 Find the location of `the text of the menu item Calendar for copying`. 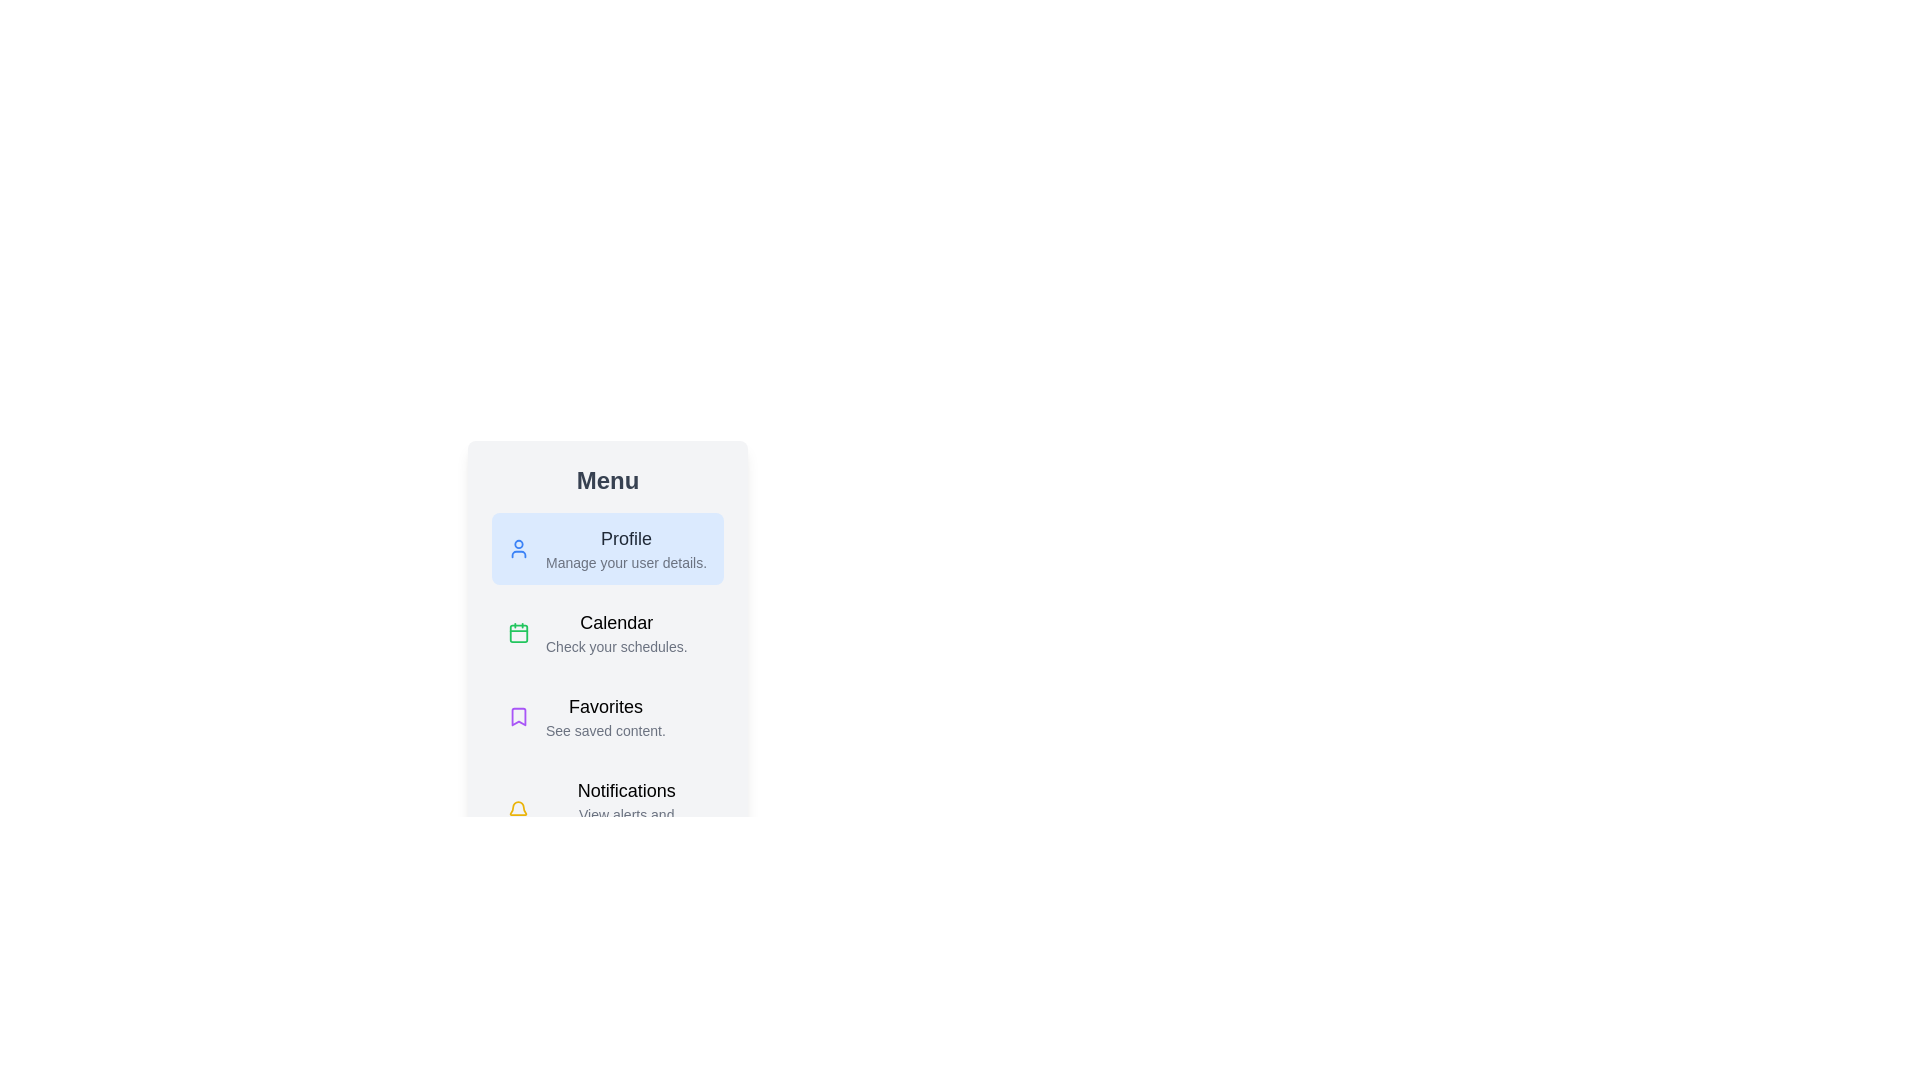

the text of the menu item Calendar for copying is located at coordinates (607, 632).